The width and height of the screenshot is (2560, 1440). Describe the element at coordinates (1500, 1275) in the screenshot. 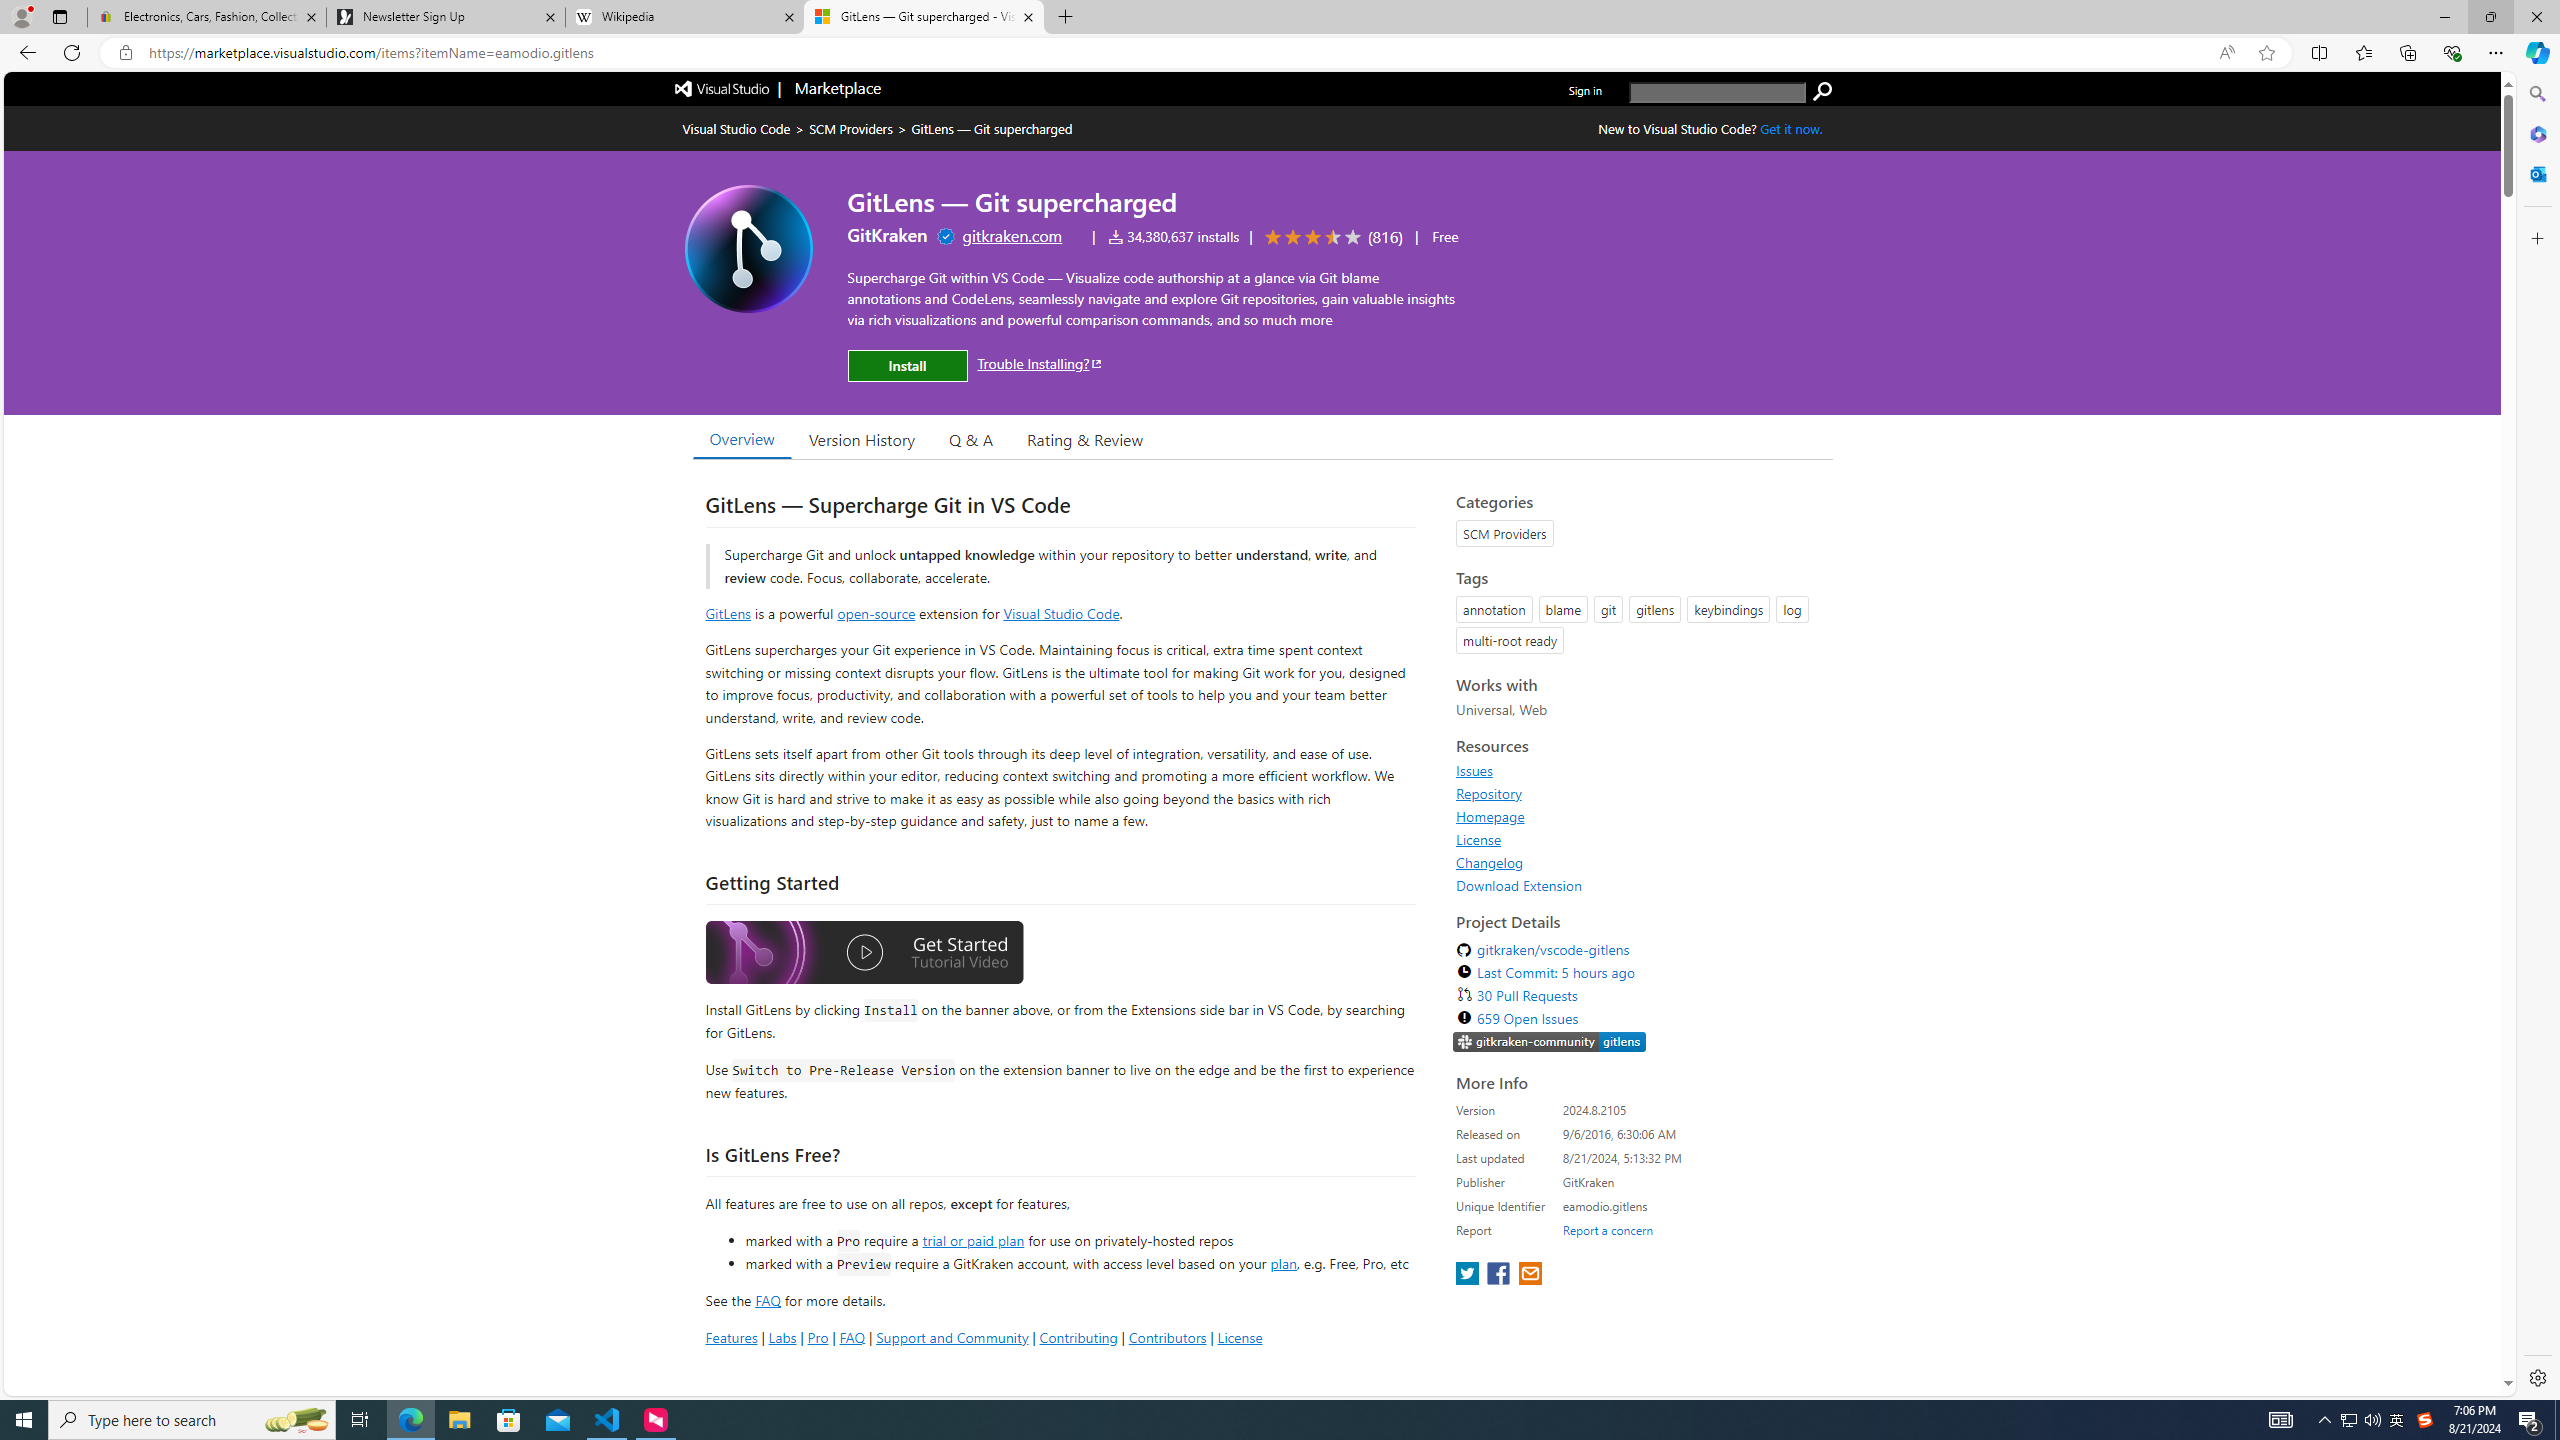

I see `'share extension on facebook'` at that location.